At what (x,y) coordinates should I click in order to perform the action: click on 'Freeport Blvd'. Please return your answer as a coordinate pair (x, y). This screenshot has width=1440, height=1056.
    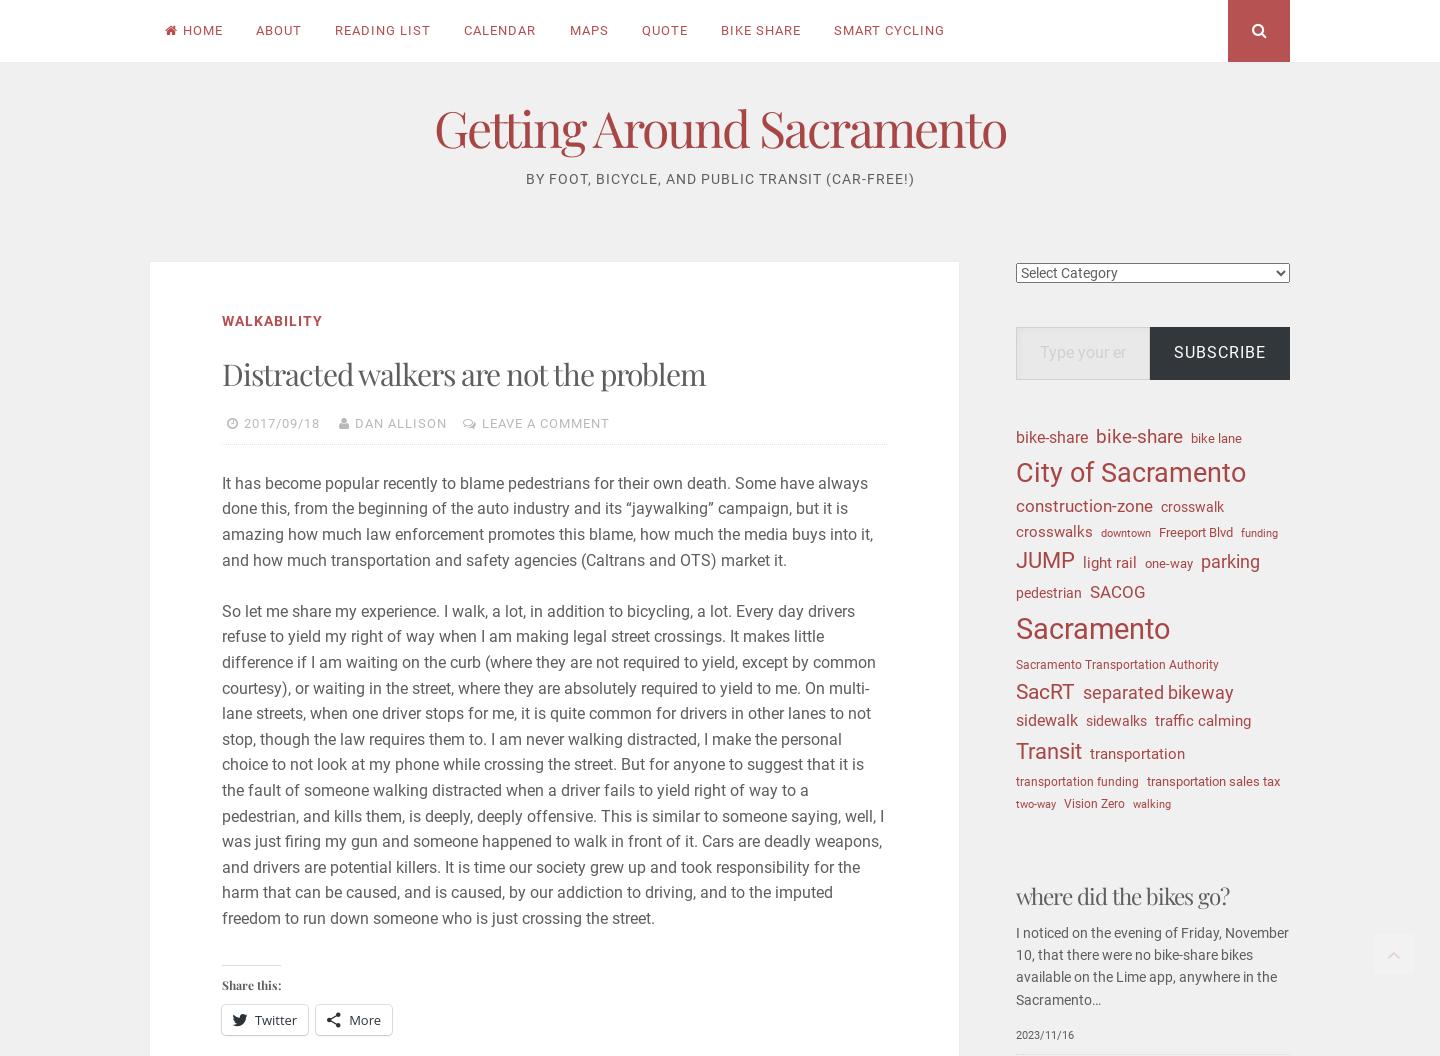
    Looking at the image, I should click on (1196, 531).